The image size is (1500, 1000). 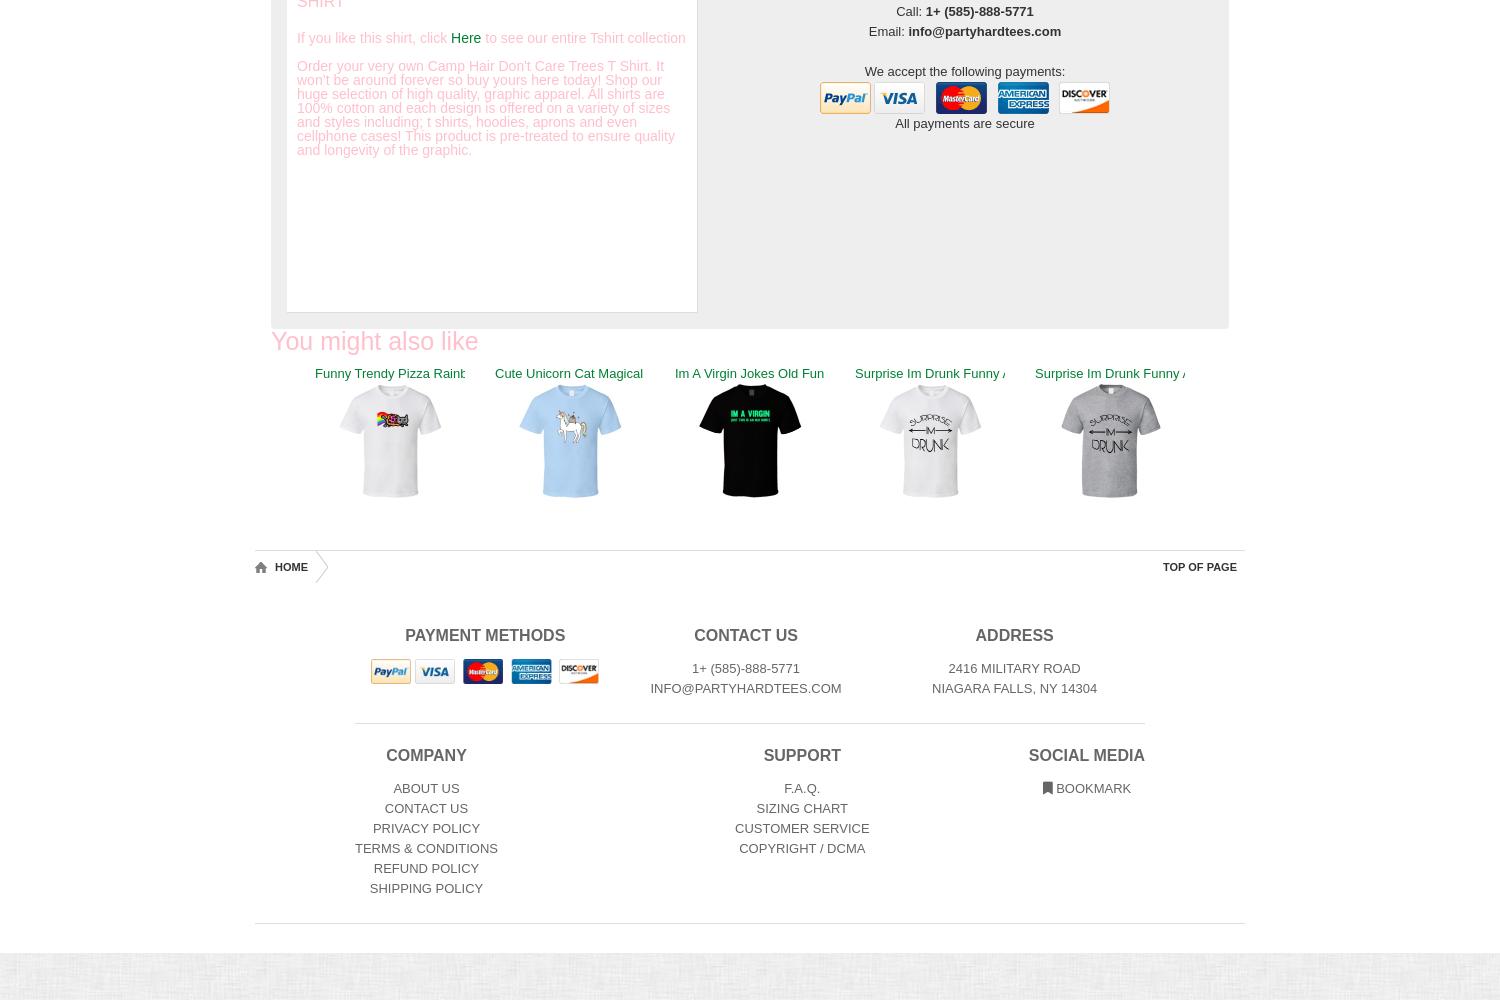 I want to click on 'Payment Methods', so click(x=483, y=635).